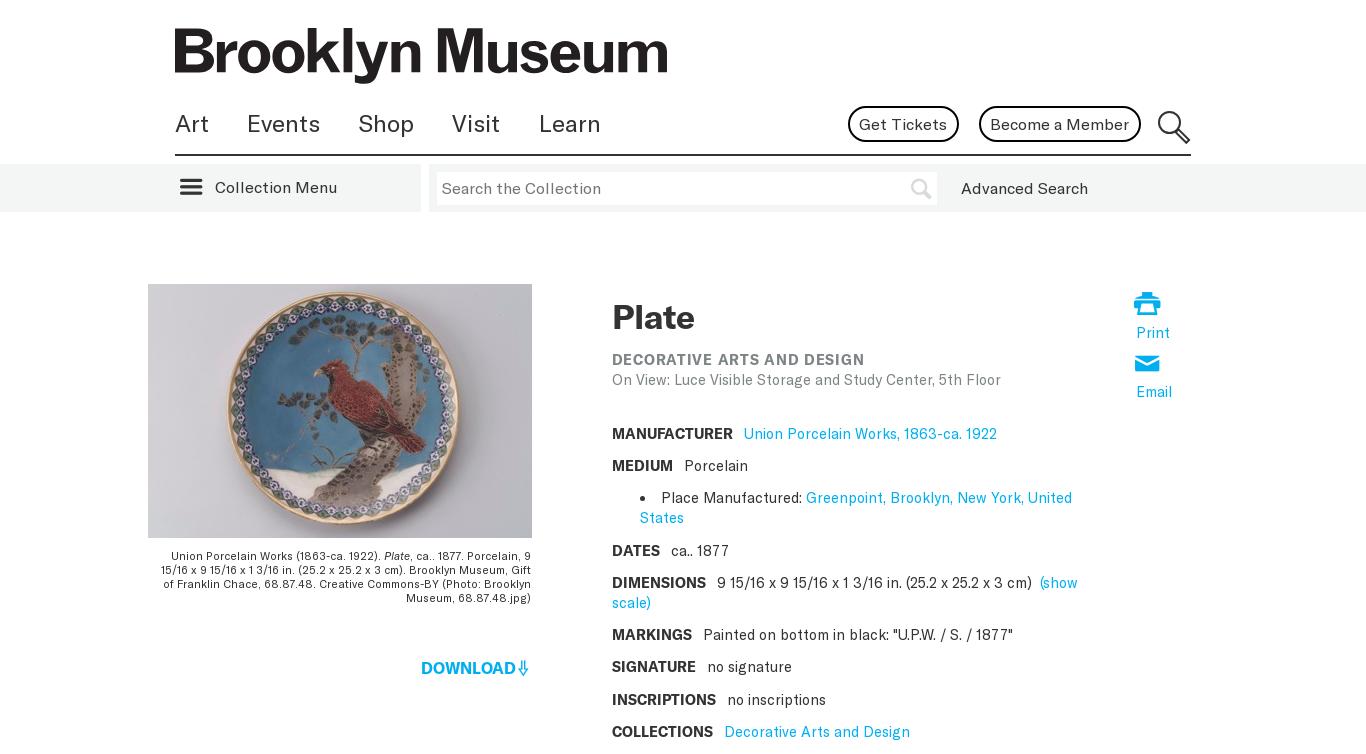 This screenshot has height=754, width=1366. Describe the element at coordinates (1058, 122) in the screenshot. I see `'Become a Member'` at that location.